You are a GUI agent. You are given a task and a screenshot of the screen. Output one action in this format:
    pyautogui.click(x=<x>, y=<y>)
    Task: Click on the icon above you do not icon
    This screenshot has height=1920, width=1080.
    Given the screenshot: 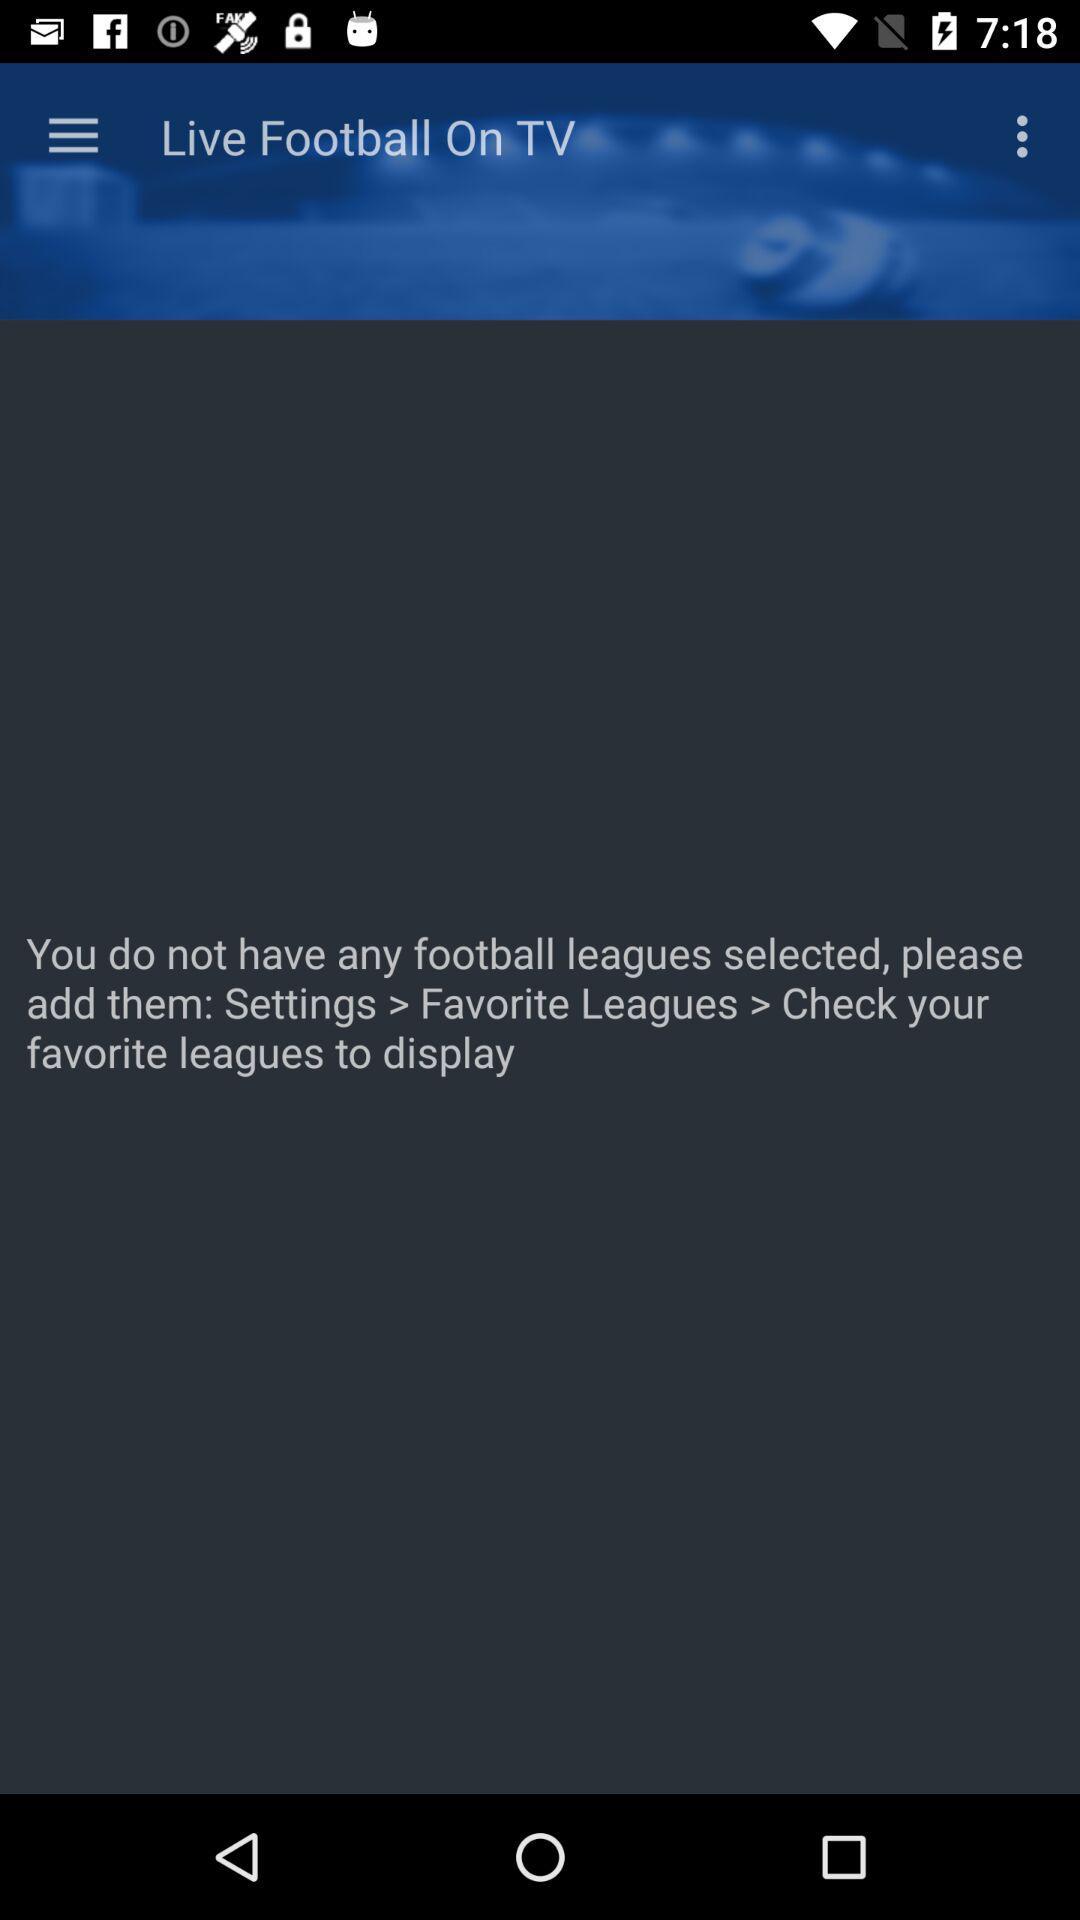 What is the action you would take?
    pyautogui.click(x=72, y=135)
    